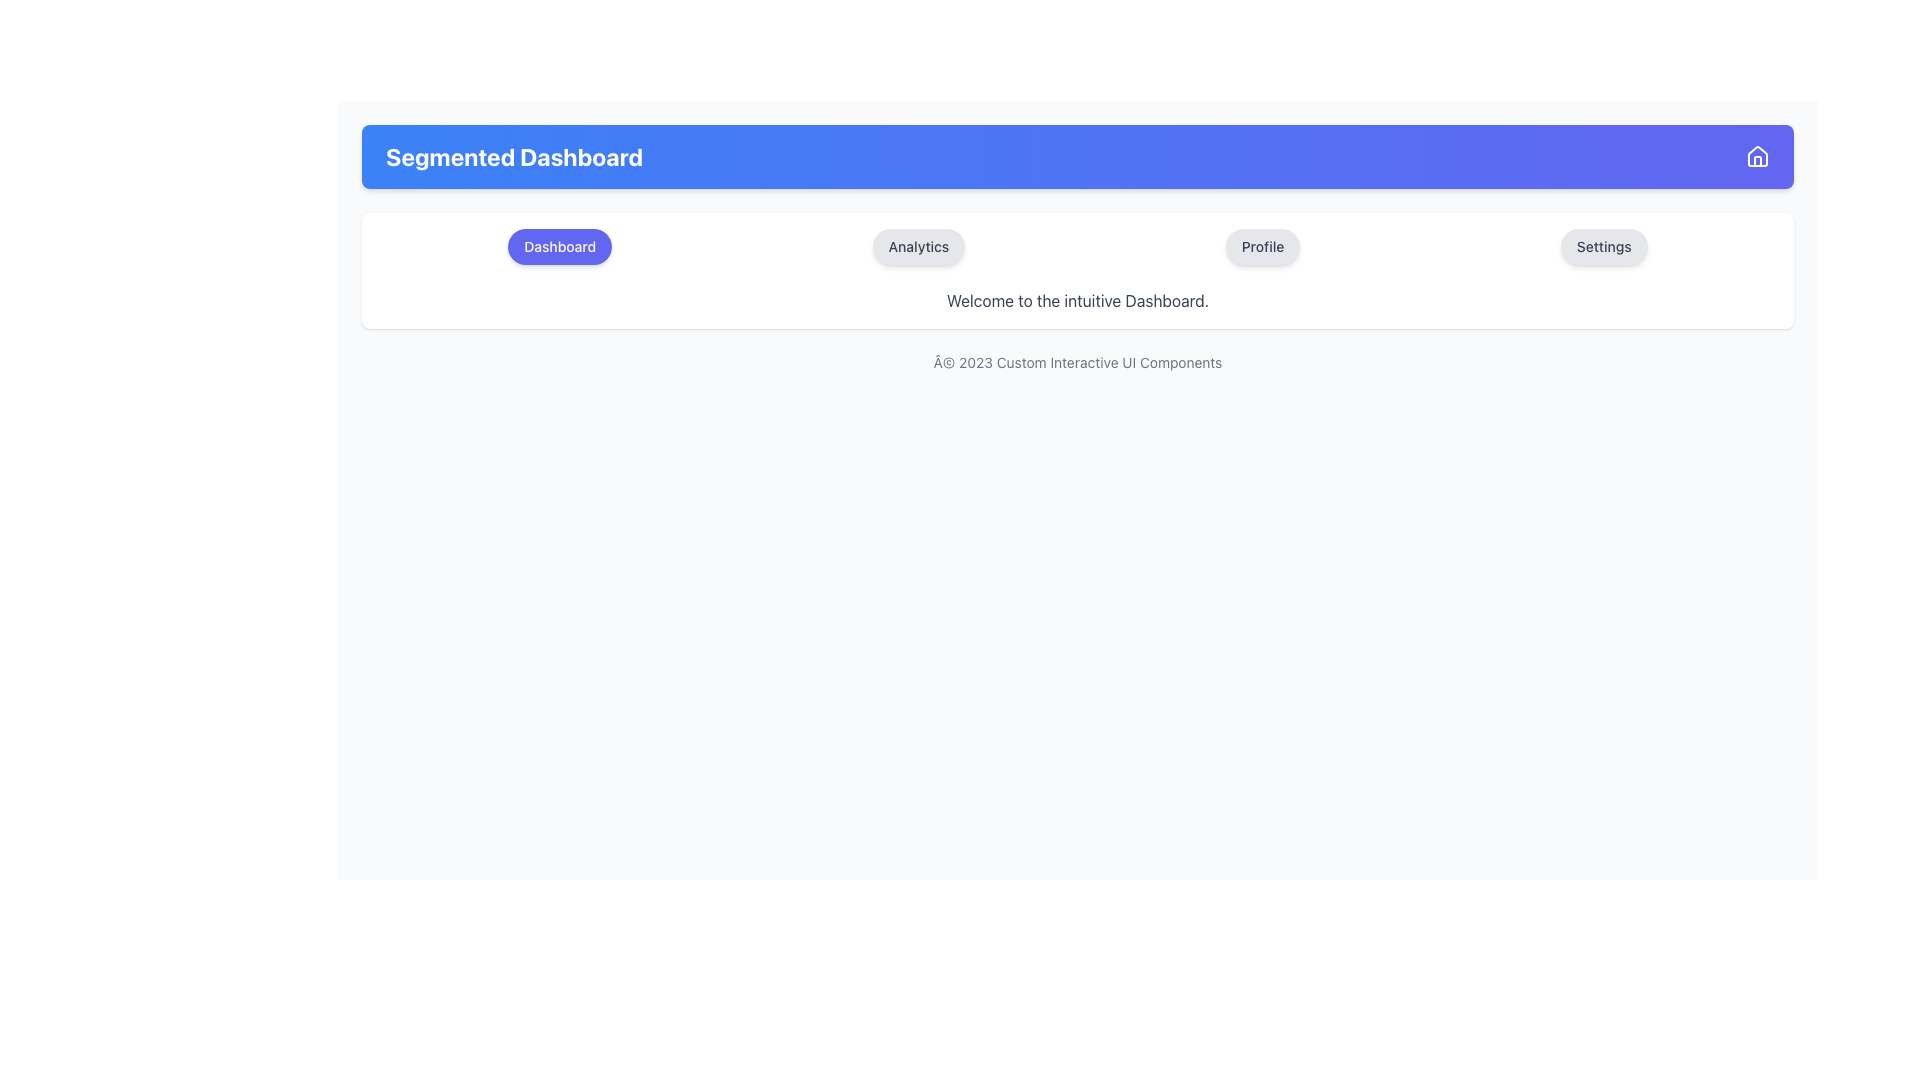 Image resolution: width=1920 pixels, height=1080 pixels. I want to click on displayed information from the text label 'Segmented Dashboard' which is styled in a large, bold font and displayed in white against a gradient background, so click(514, 156).